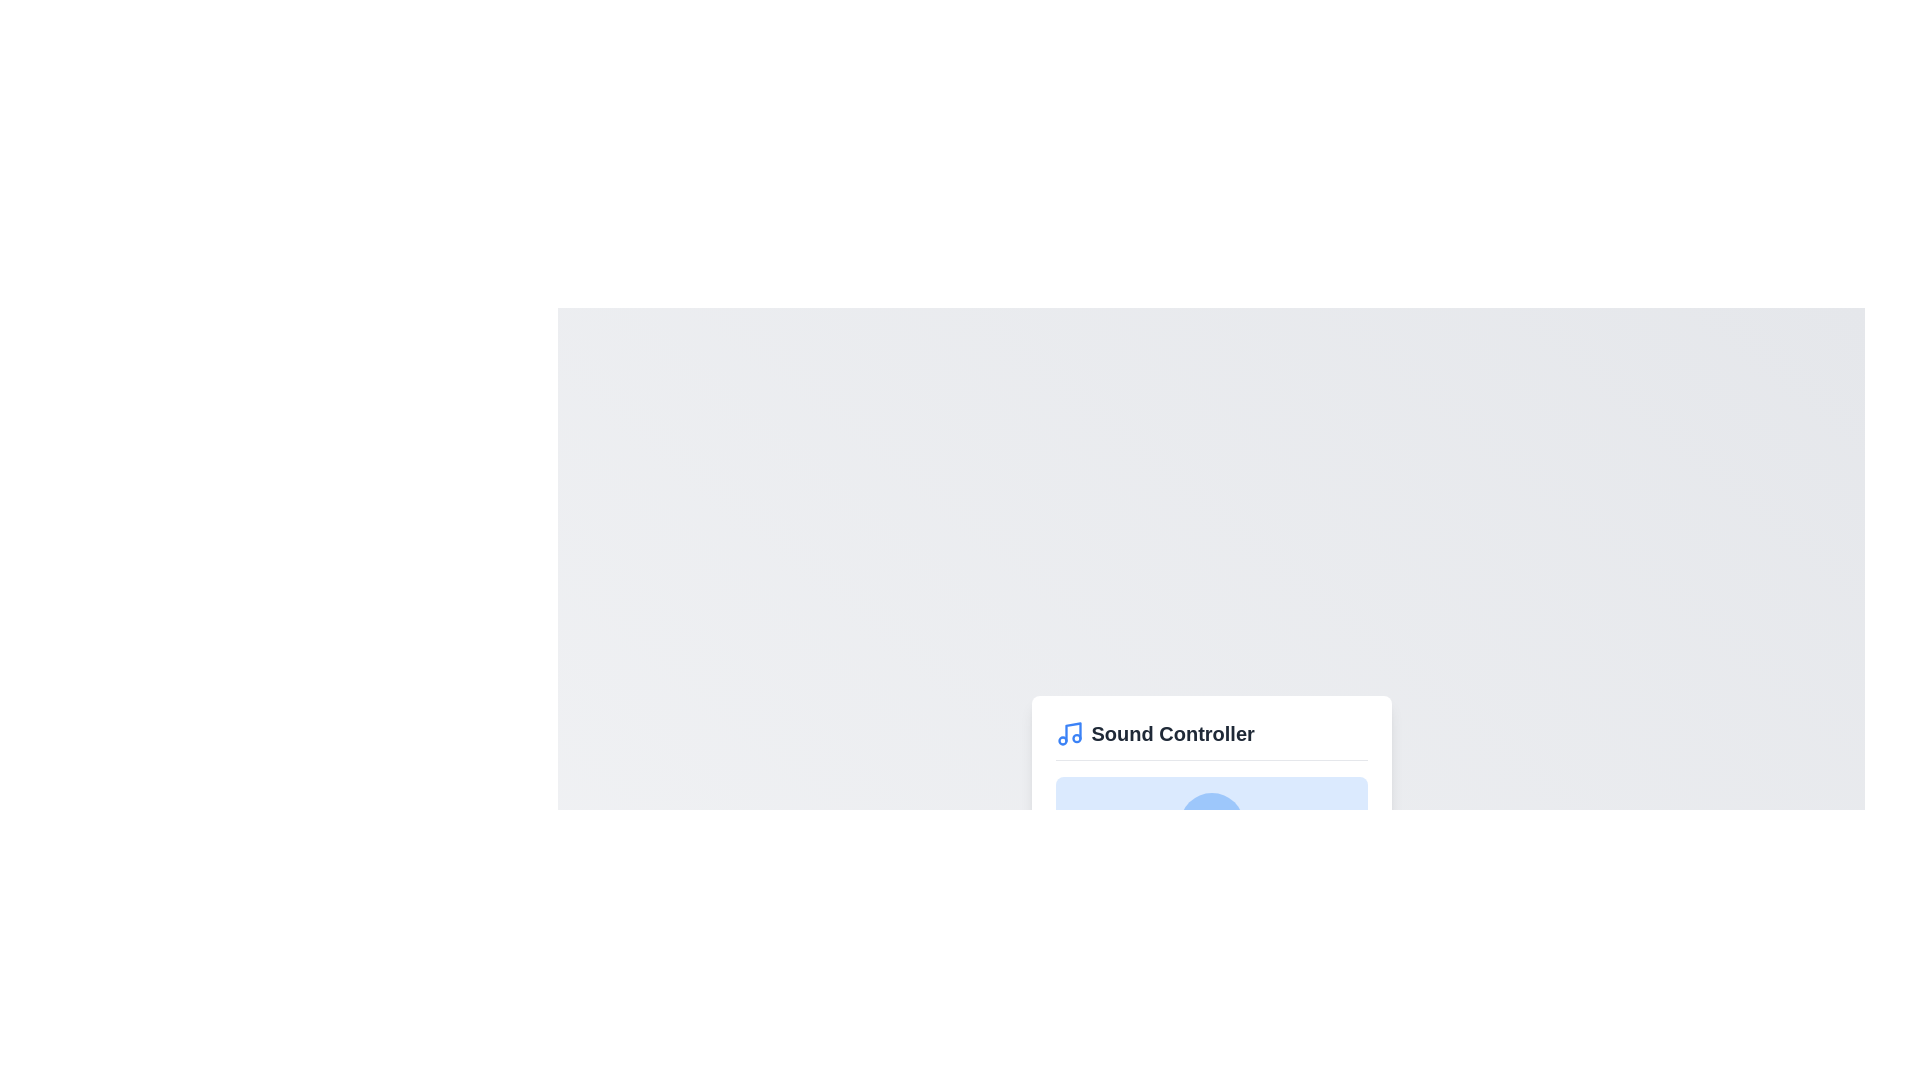  I want to click on the volume slider to 23% to observe the change in the volume indicator, so click(1127, 896).